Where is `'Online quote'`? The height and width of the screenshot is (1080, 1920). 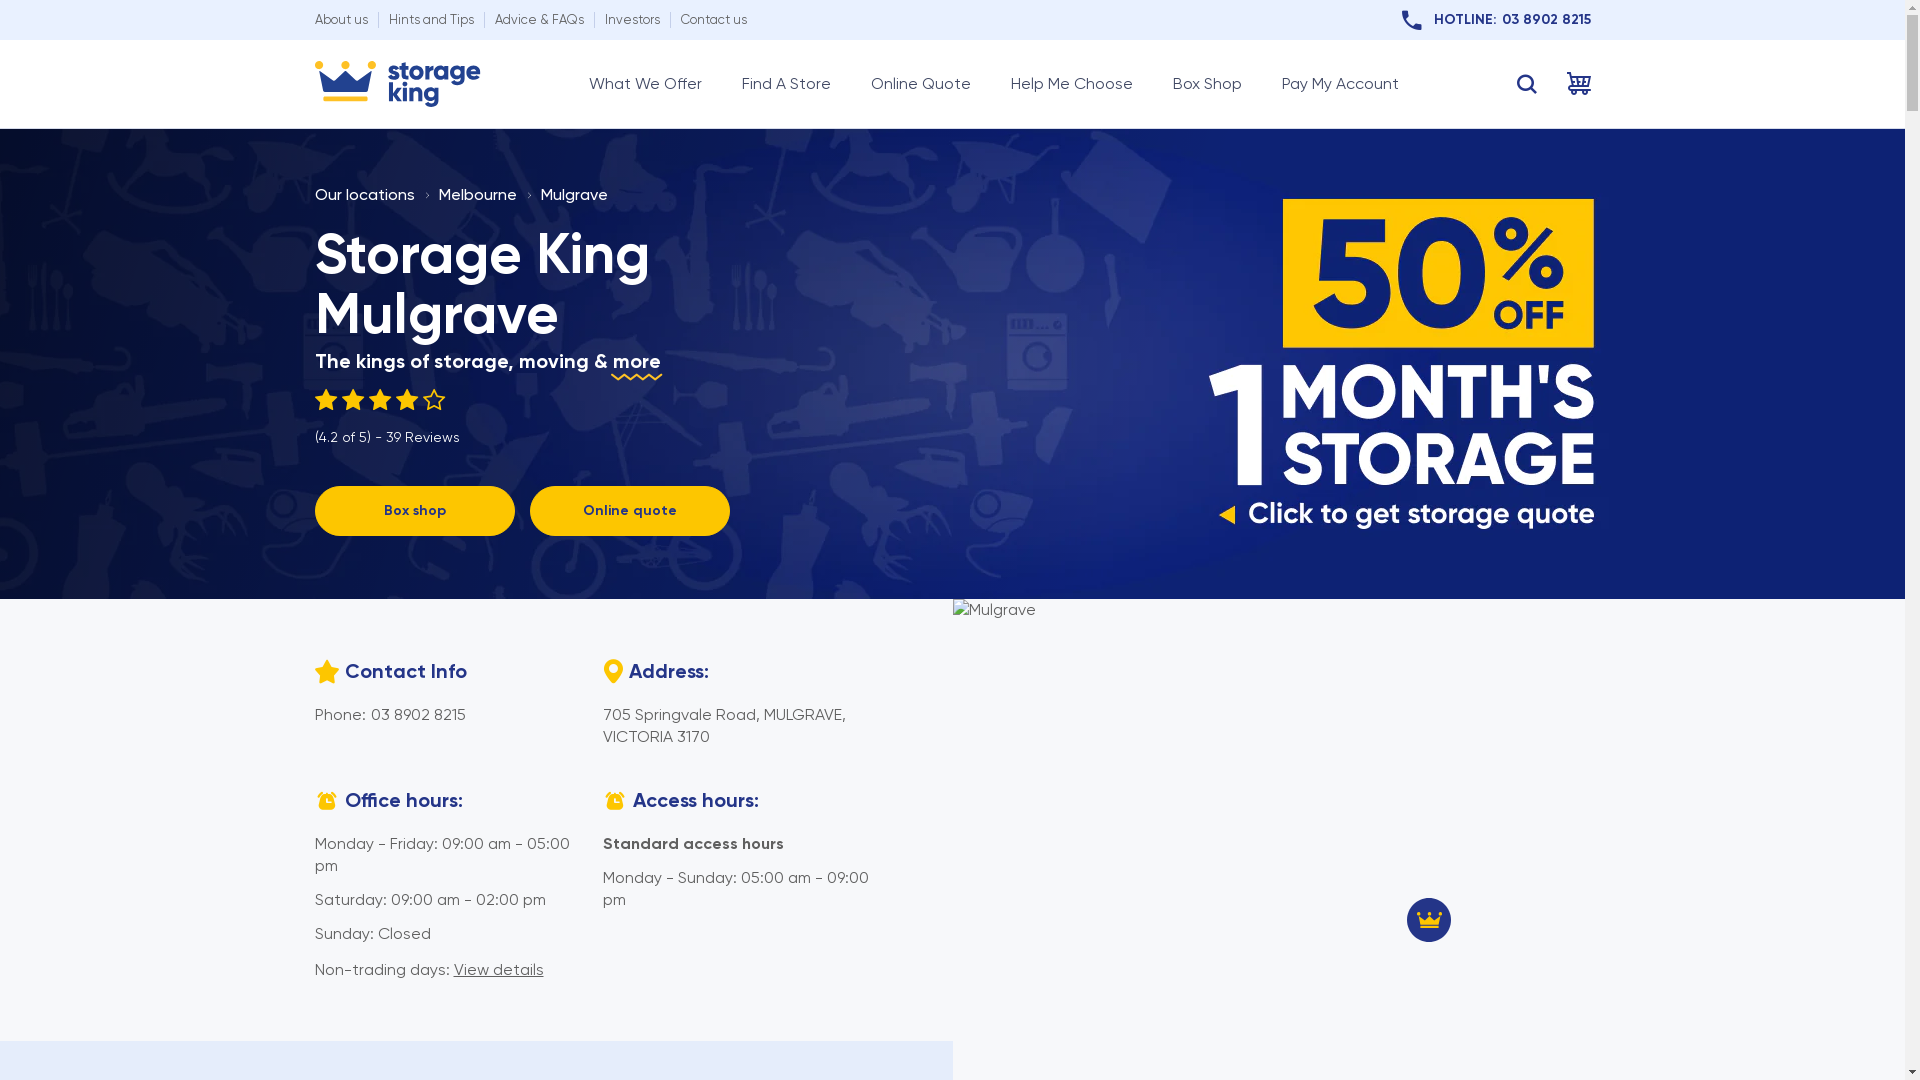
'Online quote' is located at coordinates (628, 509).